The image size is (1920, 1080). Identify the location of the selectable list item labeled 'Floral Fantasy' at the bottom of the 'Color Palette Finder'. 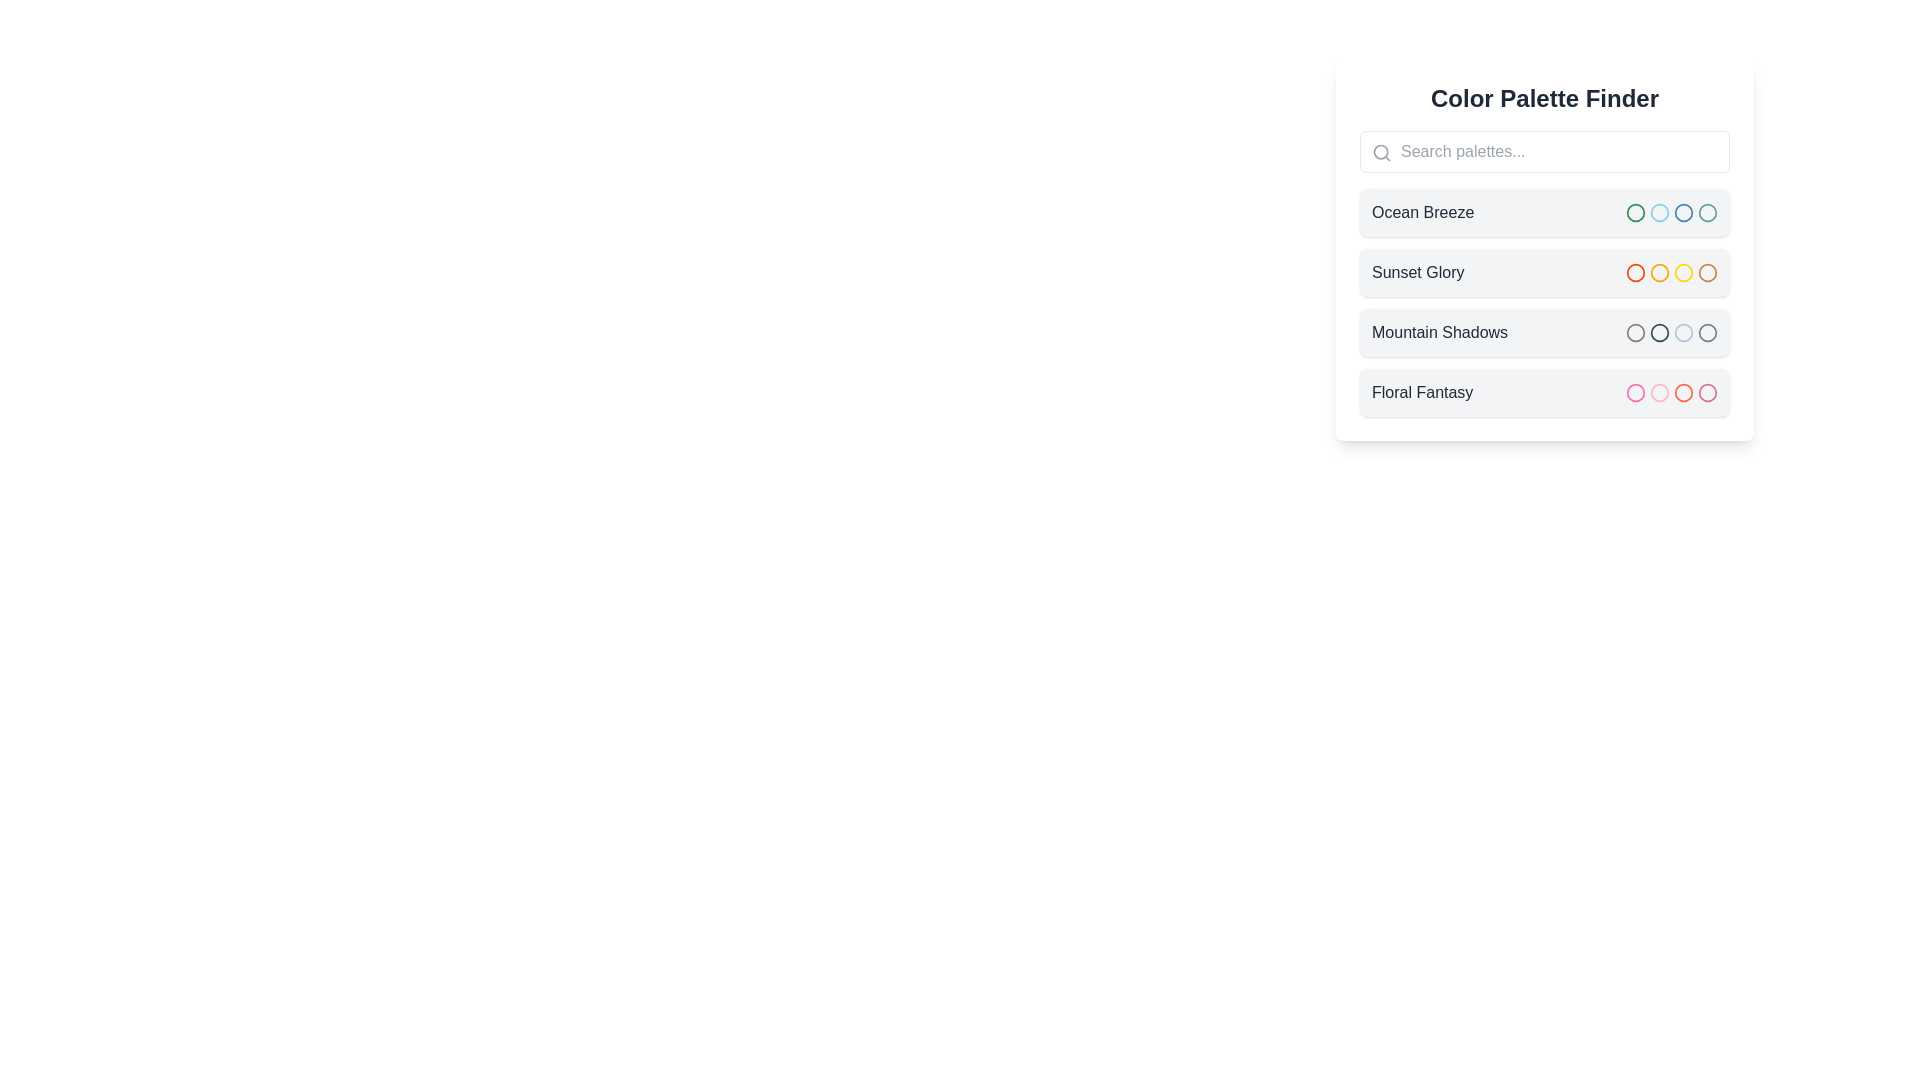
(1544, 393).